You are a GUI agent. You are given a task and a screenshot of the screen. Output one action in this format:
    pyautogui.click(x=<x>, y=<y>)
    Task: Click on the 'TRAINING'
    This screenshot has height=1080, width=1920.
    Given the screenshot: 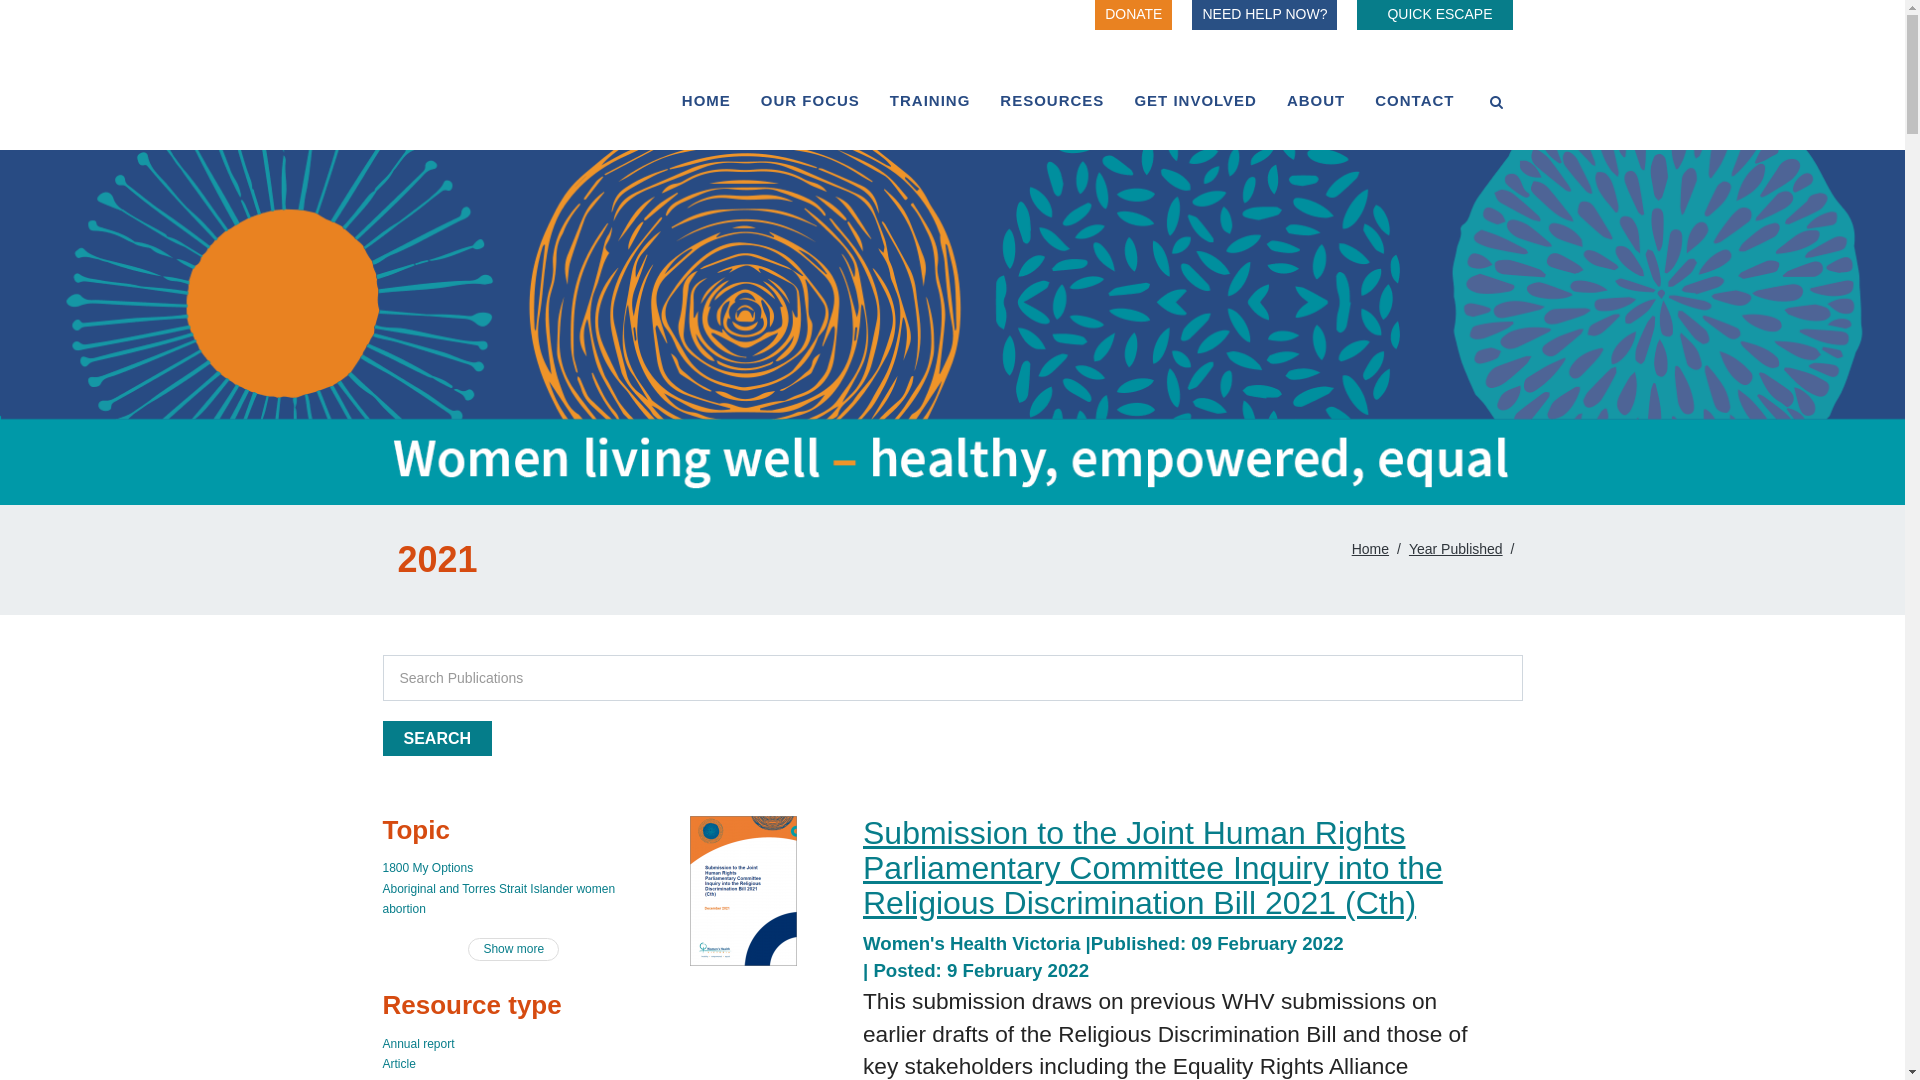 What is the action you would take?
    pyautogui.click(x=929, y=100)
    